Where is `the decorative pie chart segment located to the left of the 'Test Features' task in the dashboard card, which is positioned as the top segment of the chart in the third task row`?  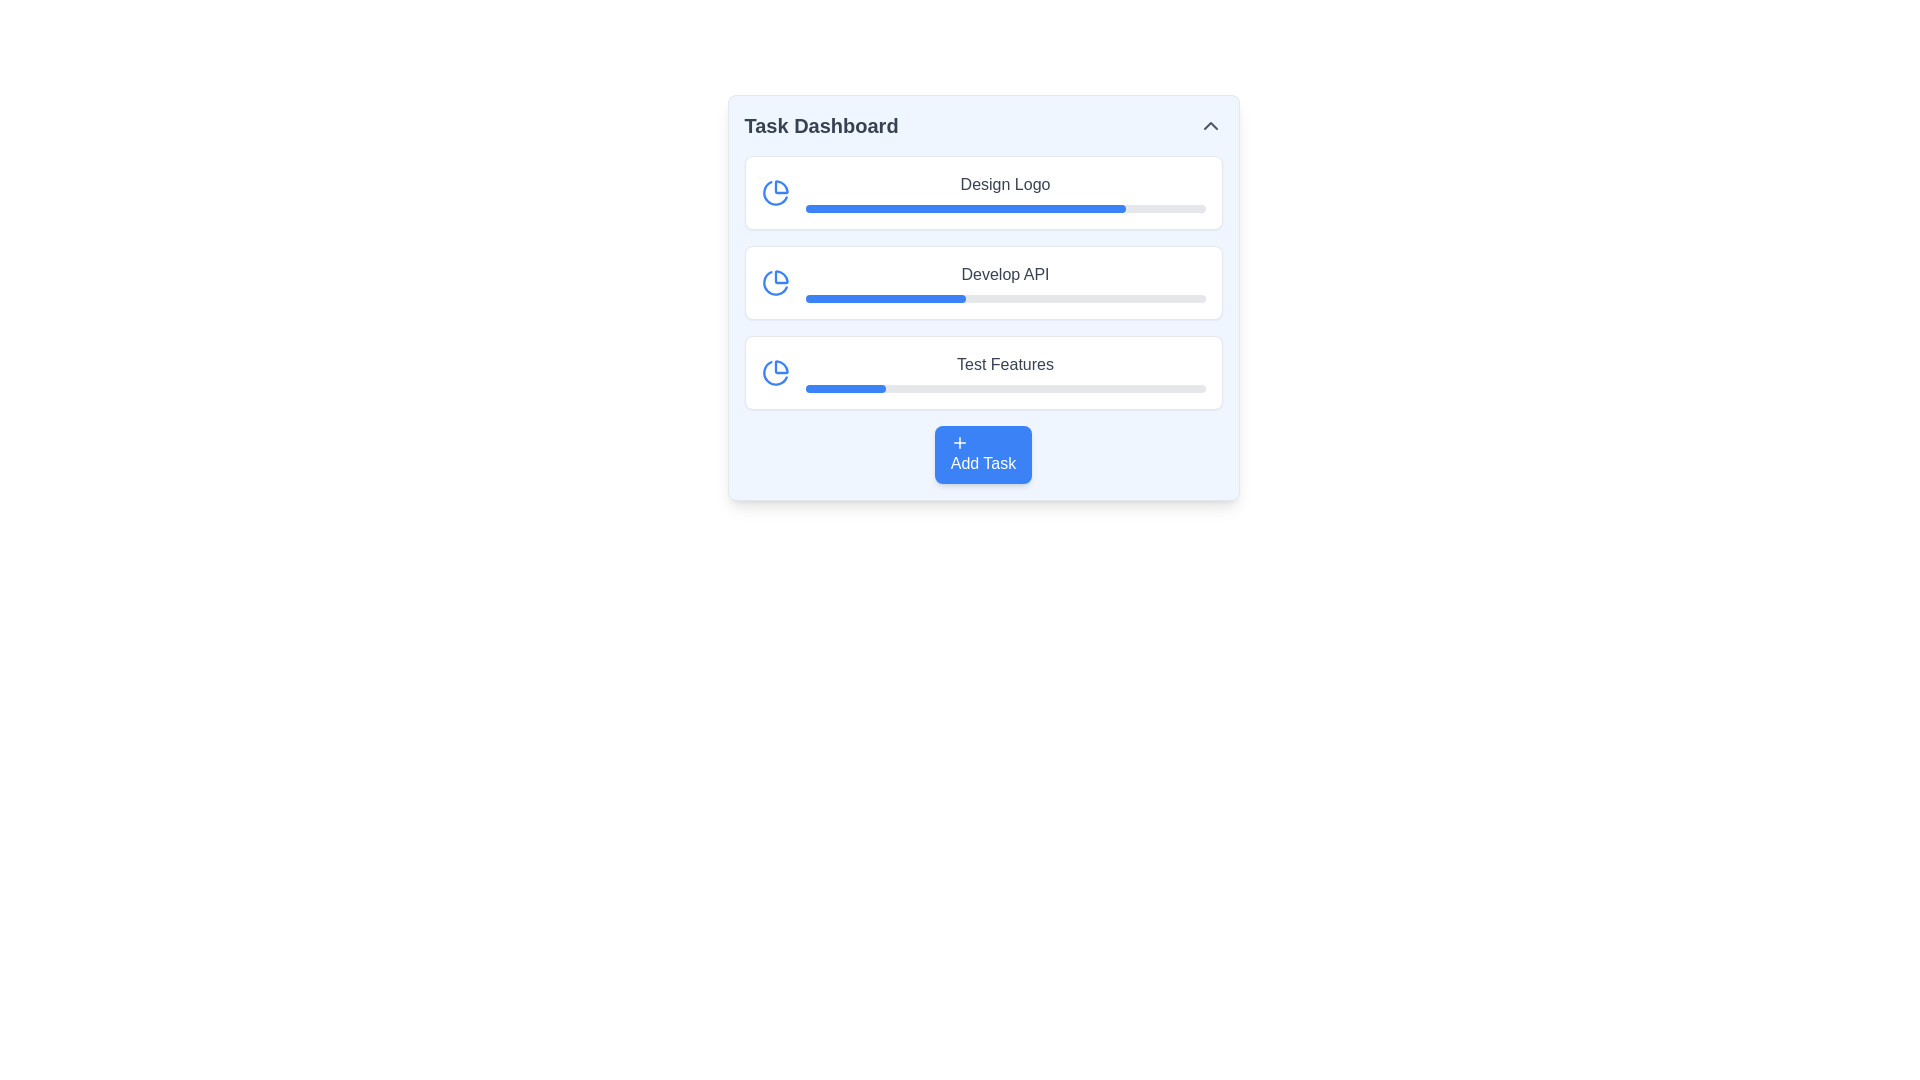 the decorative pie chart segment located to the left of the 'Test Features' task in the dashboard card, which is positioned as the top segment of the chart in the third task row is located at coordinates (780, 367).